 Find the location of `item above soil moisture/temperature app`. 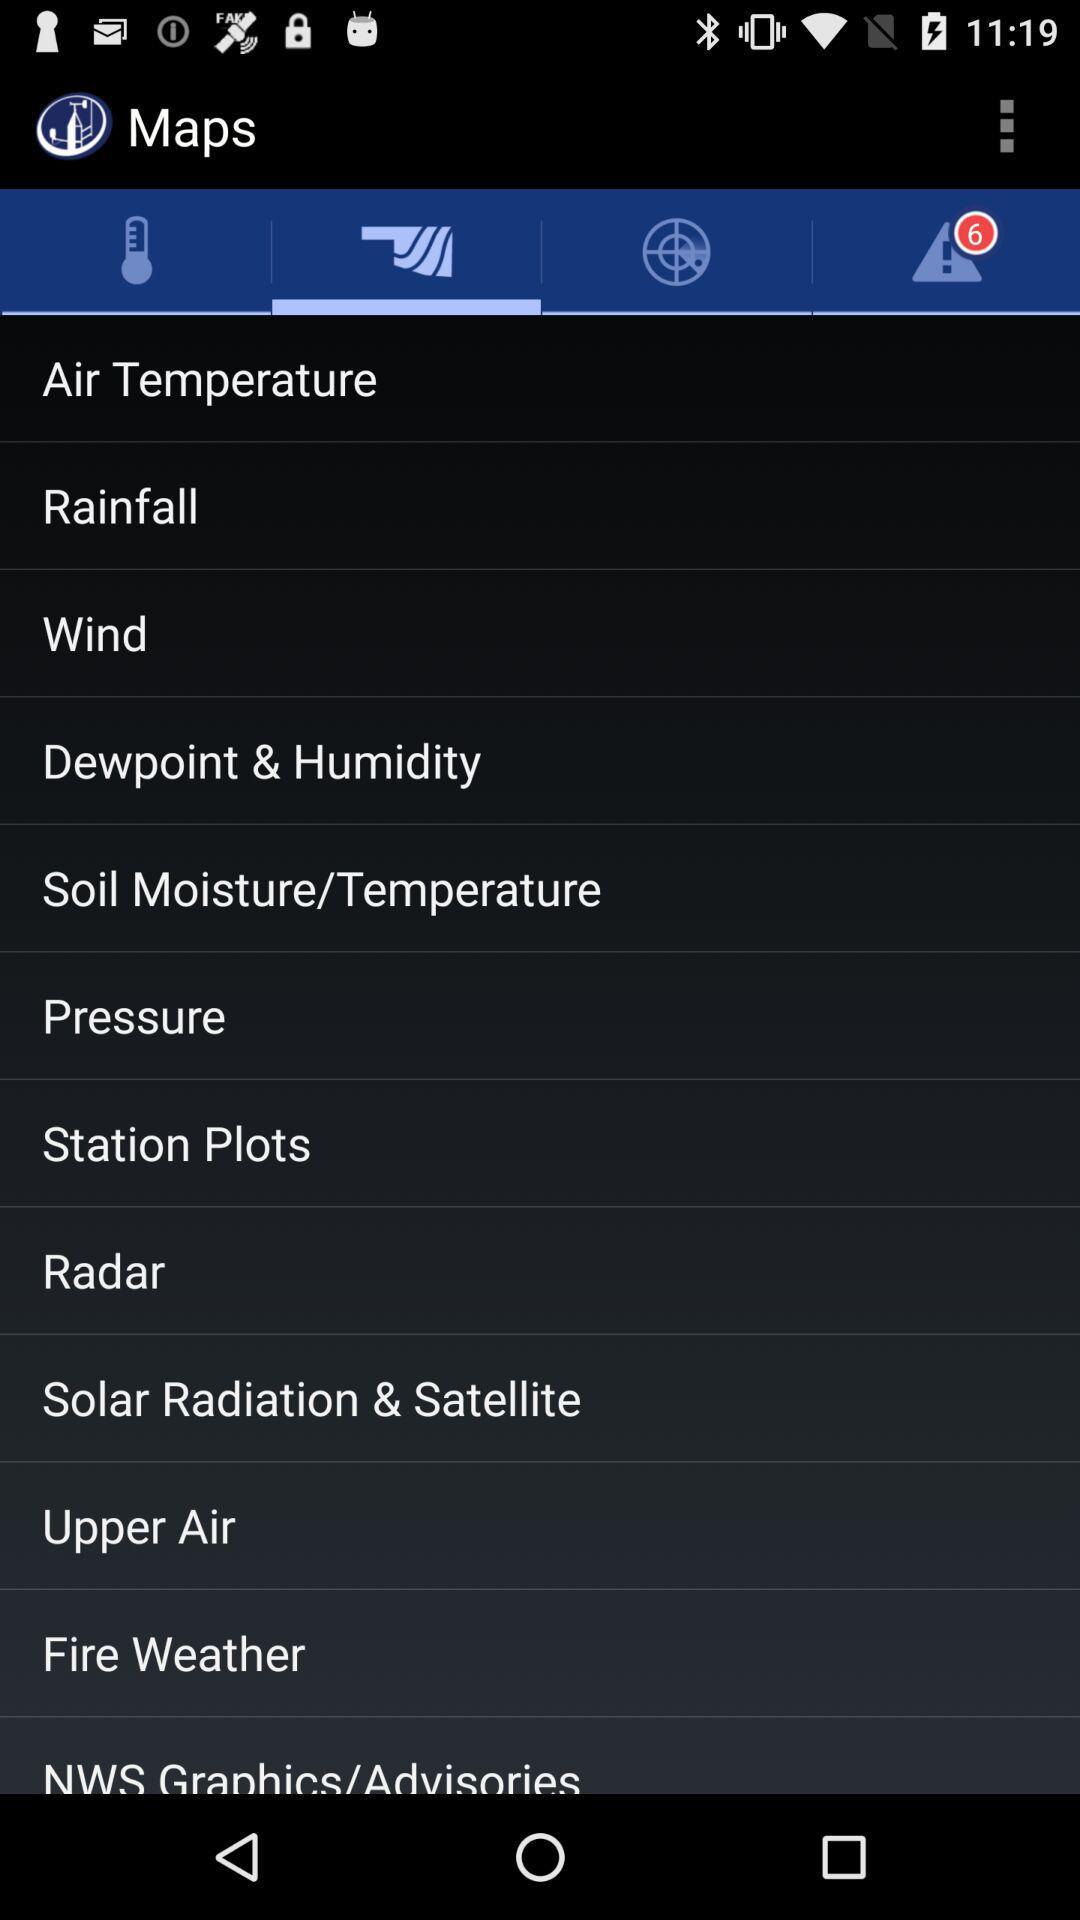

item above soil moisture/temperature app is located at coordinates (540, 759).